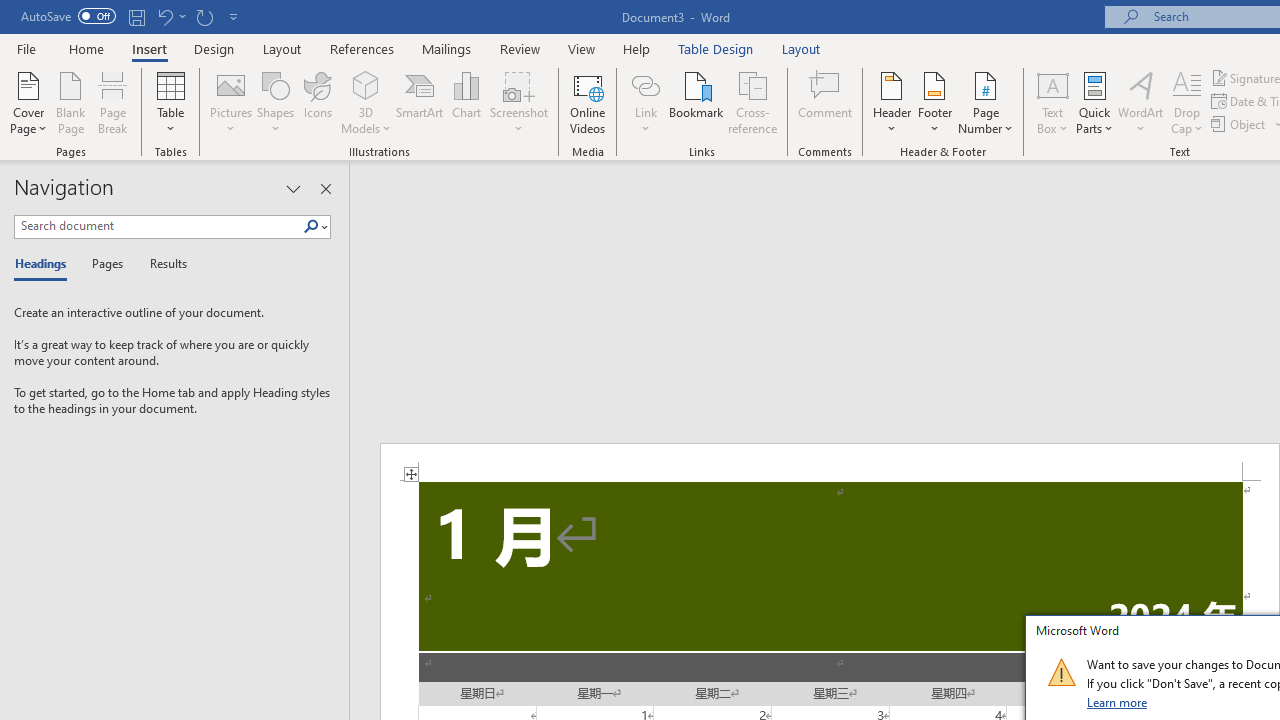 Image resolution: width=1280 pixels, height=720 pixels. What do you see at coordinates (274, 103) in the screenshot?
I see `'Shapes'` at bounding box center [274, 103].